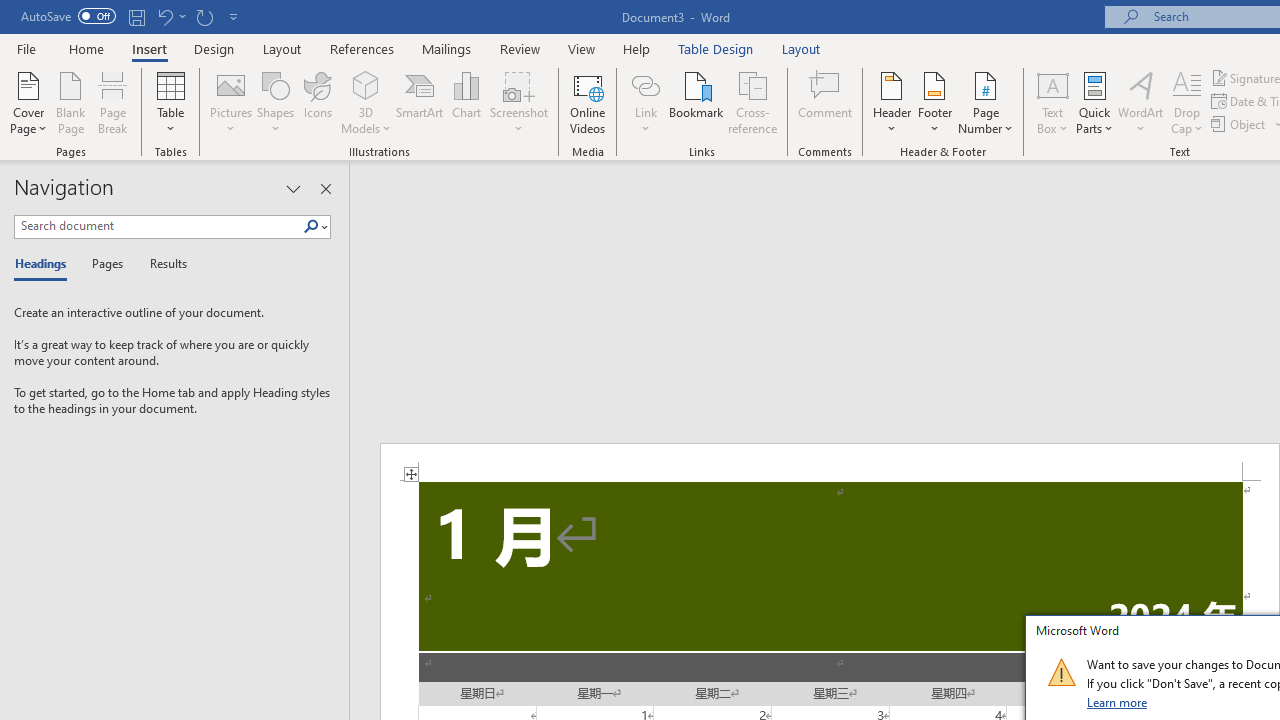 Image resolution: width=1280 pixels, height=720 pixels. What do you see at coordinates (274, 103) in the screenshot?
I see `'Shapes'` at bounding box center [274, 103].